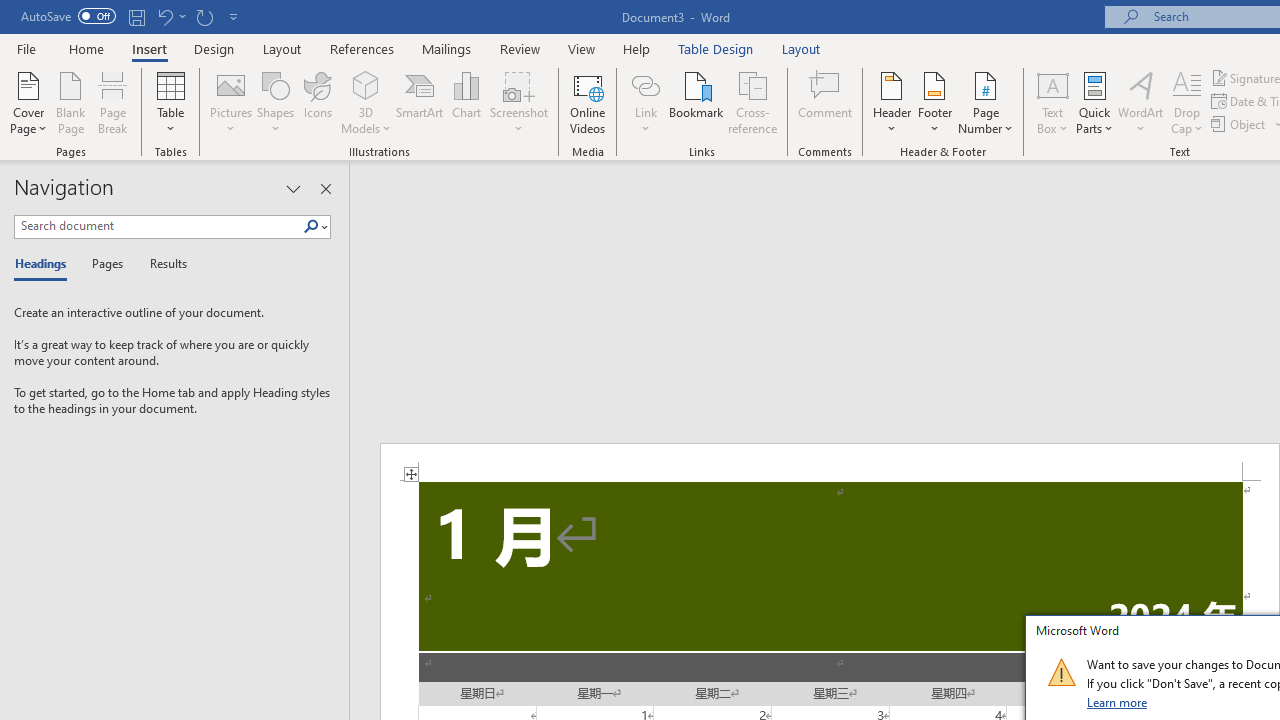 Image resolution: width=1280 pixels, height=720 pixels. What do you see at coordinates (274, 103) in the screenshot?
I see `'Shapes'` at bounding box center [274, 103].